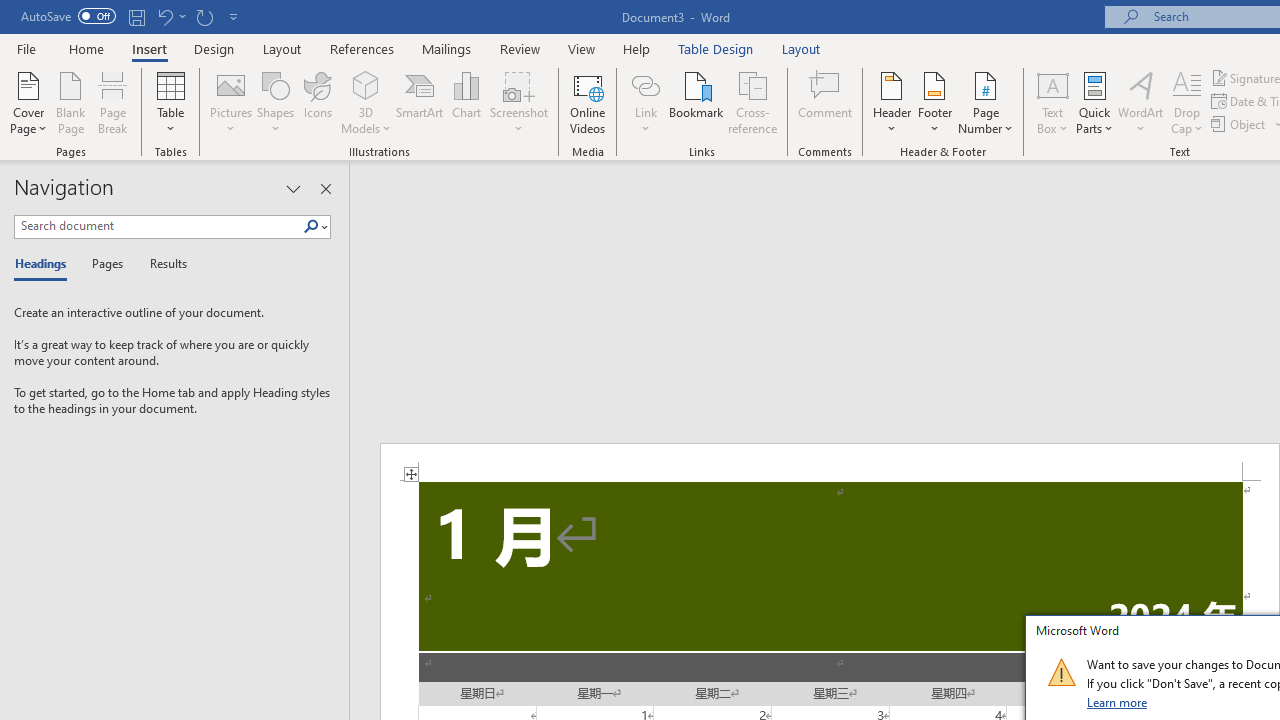 Image resolution: width=1280 pixels, height=720 pixels. What do you see at coordinates (274, 103) in the screenshot?
I see `'Shapes'` at bounding box center [274, 103].